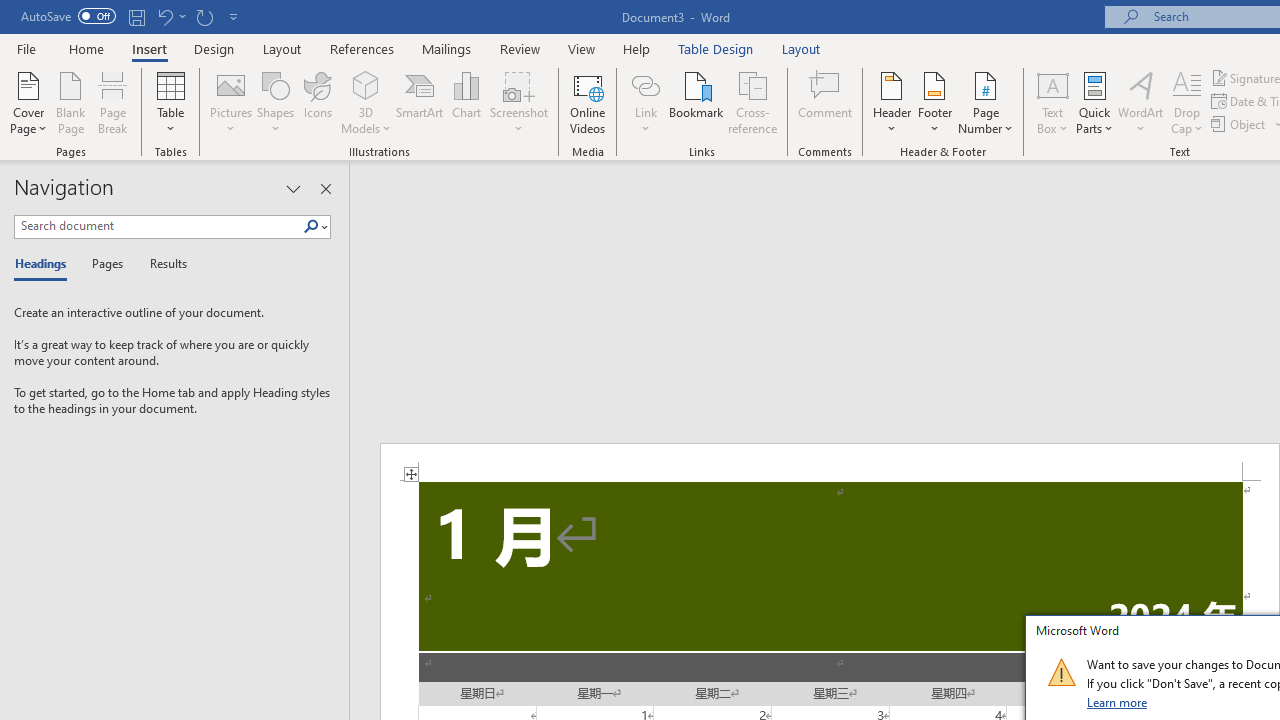 Image resolution: width=1280 pixels, height=720 pixels. What do you see at coordinates (274, 103) in the screenshot?
I see `'Shapes'` at bounding box center [274, 103].